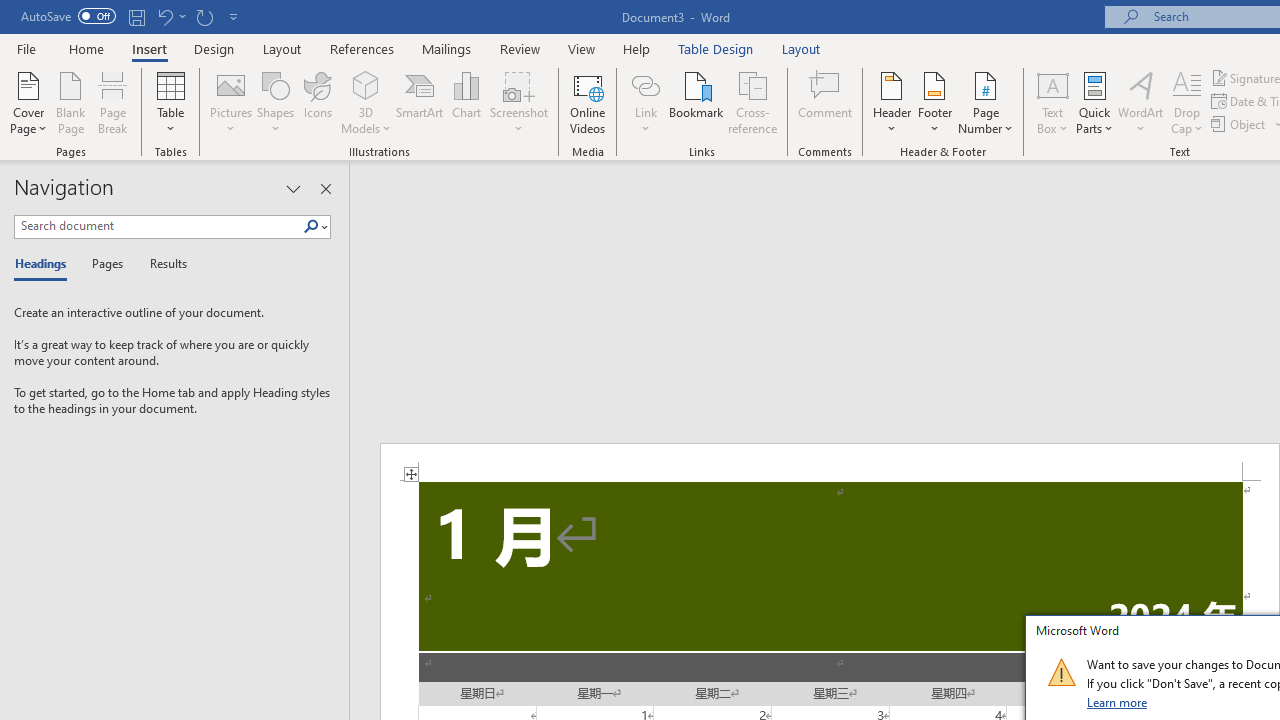 Image resolution: width=1280 pixels, height=720 pixels. What do you see at coordinates (274, 103) in the screenshot?
I see `'Shapes'` at bounding box center [274, 103].